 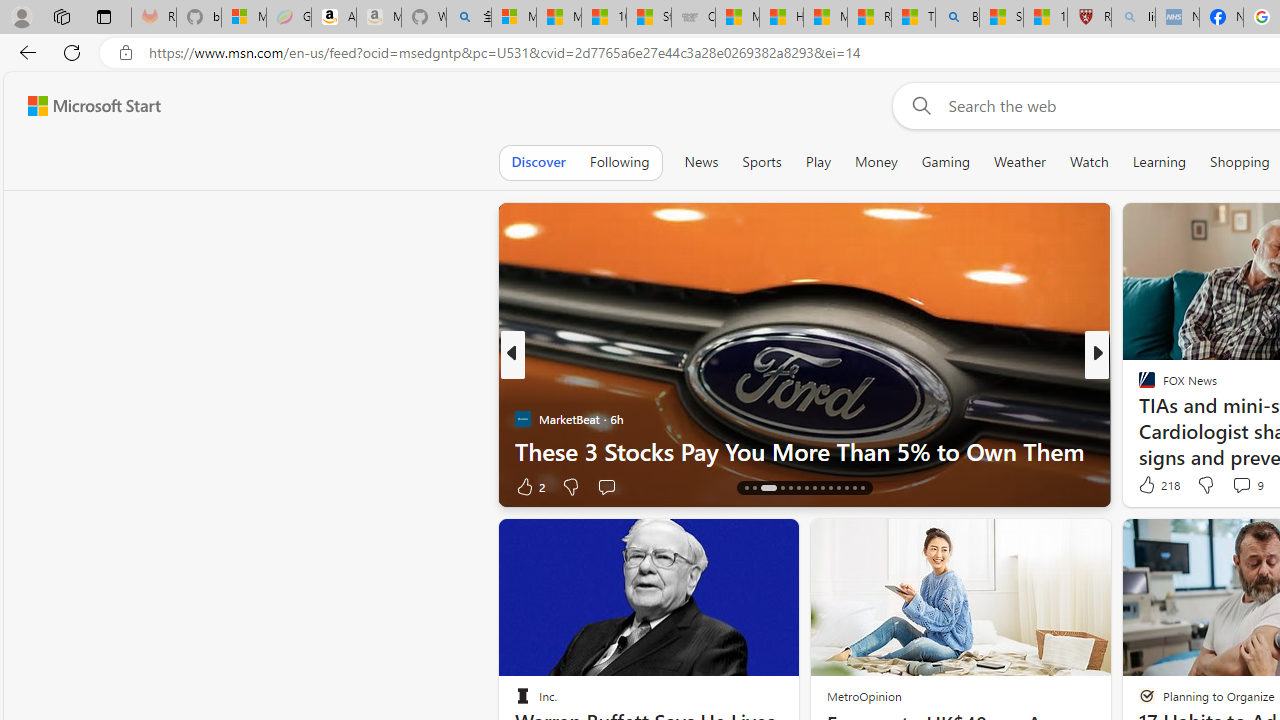 I want to click on '78 Like', so click(x=1149, y=486).